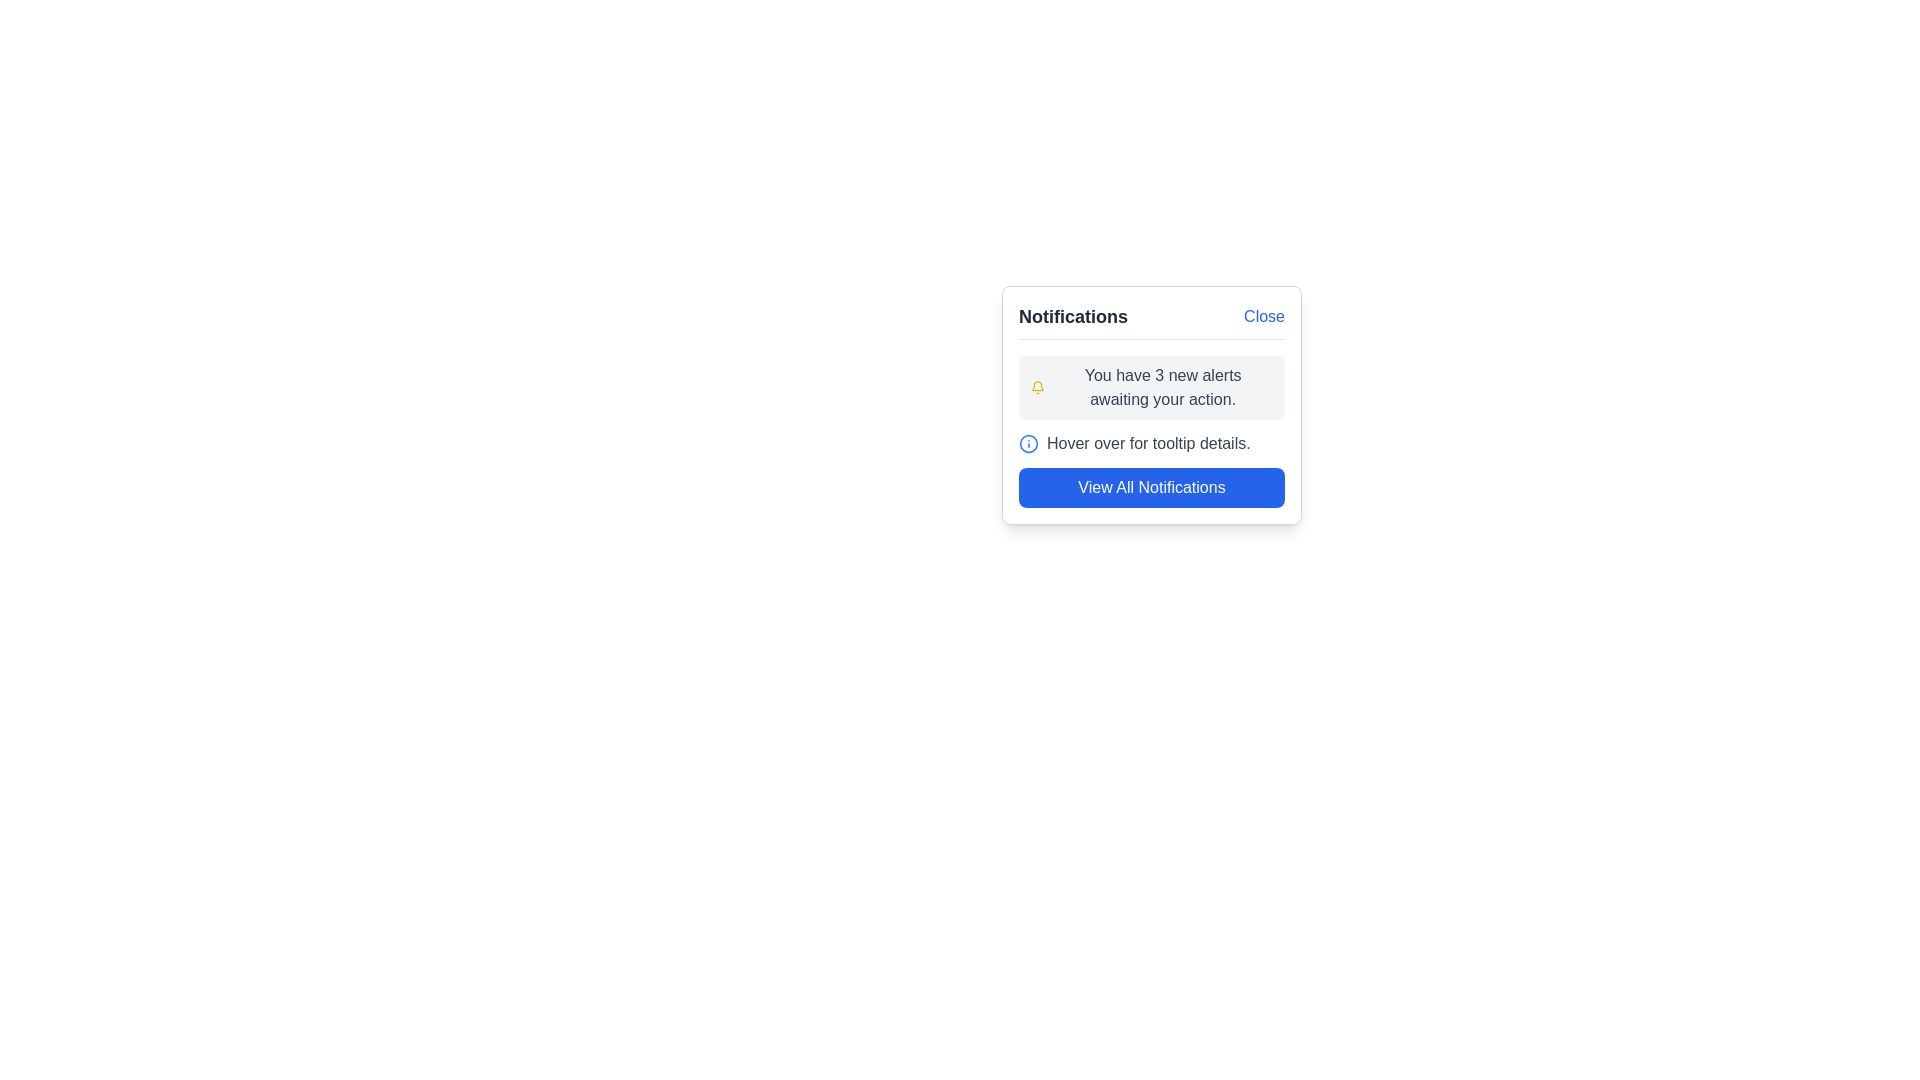 Image resolution: width=1920 pixels, height=1080 pixels. Describe the element at coordinates (1038, 388) in the screenshot. I see `the yellow bell icon located at the top-left corner of the notification panel, adjacent to the message 'You have 3 new alerts awaiting your action.' for potential interactions` at that location.